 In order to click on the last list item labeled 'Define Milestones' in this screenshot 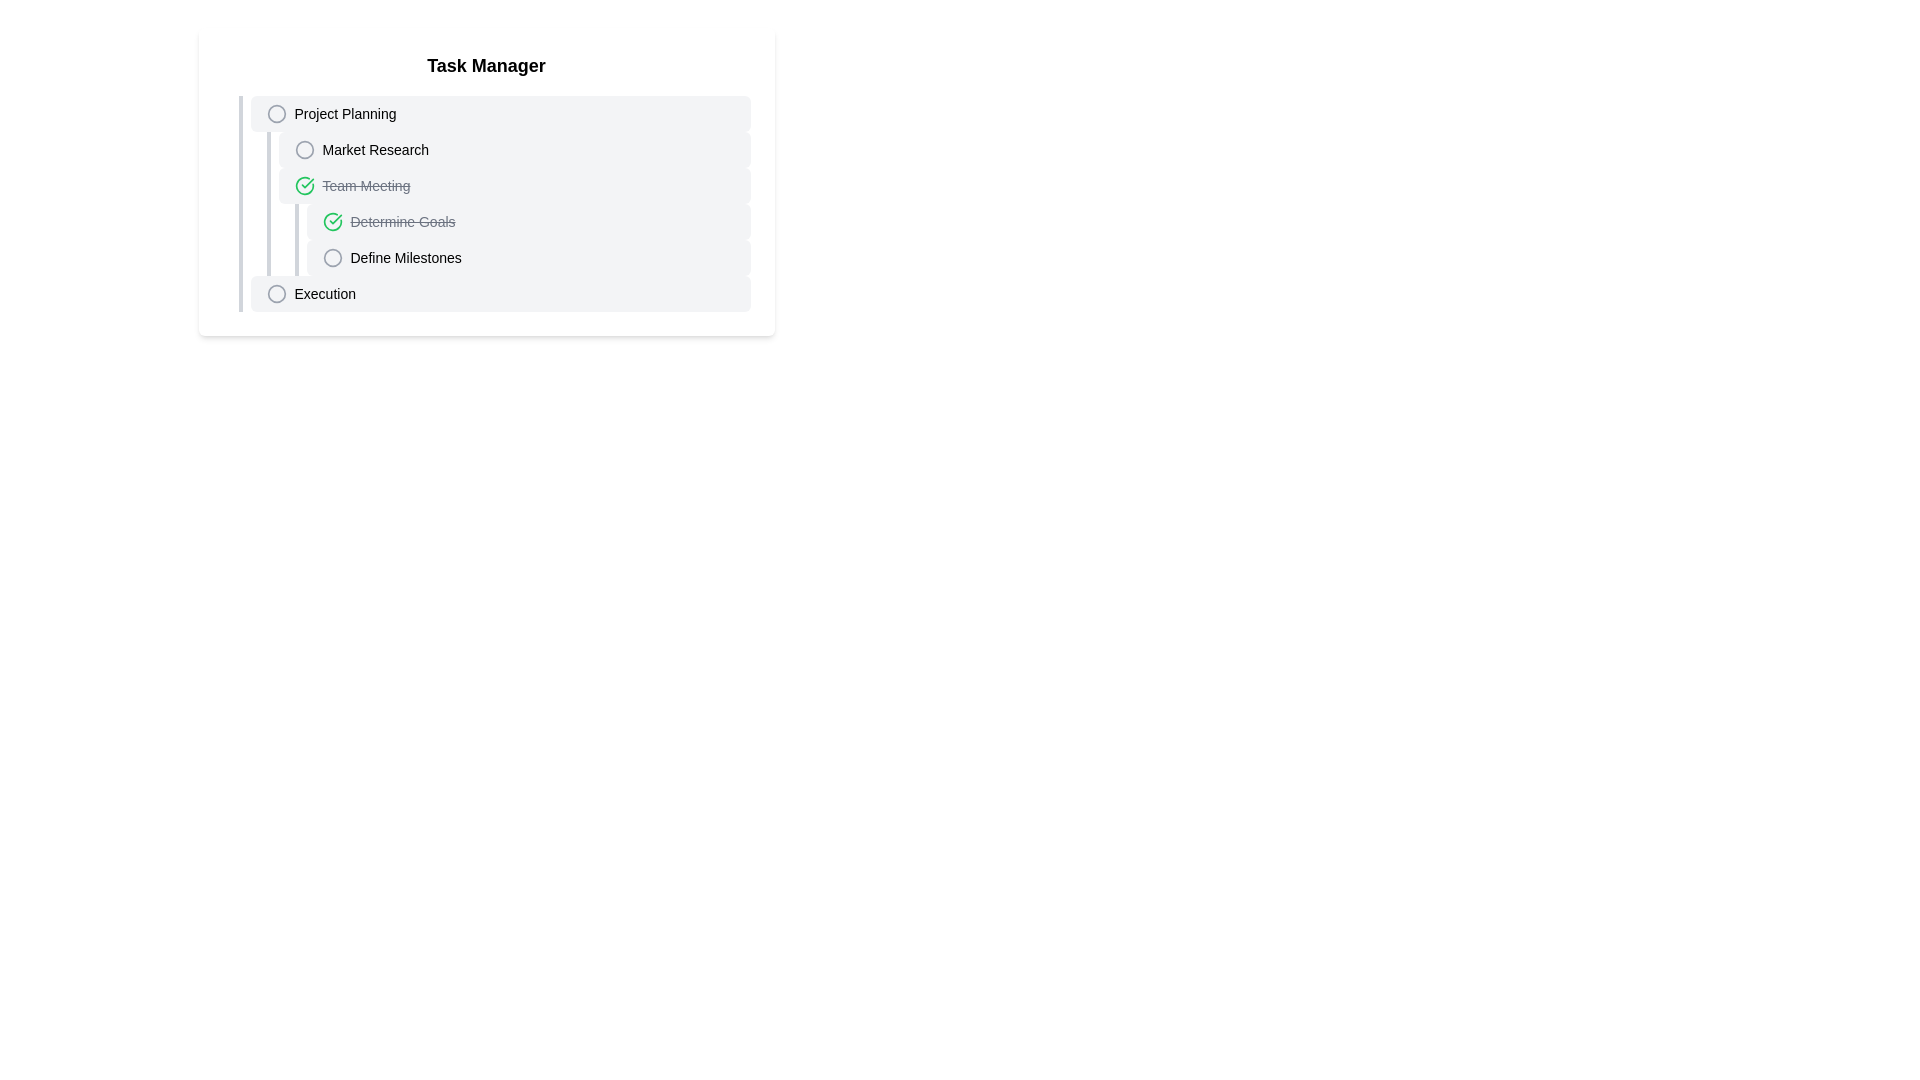, I will do `click(522, 257)`.